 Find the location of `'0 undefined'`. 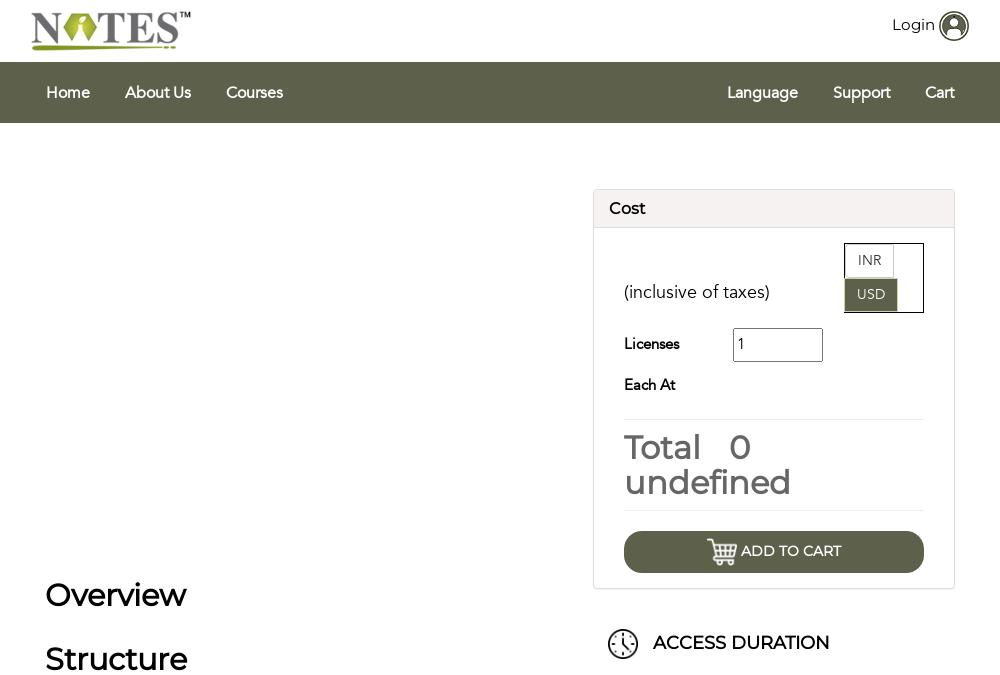

'0 undefined' is located at coordinates (706, 463).